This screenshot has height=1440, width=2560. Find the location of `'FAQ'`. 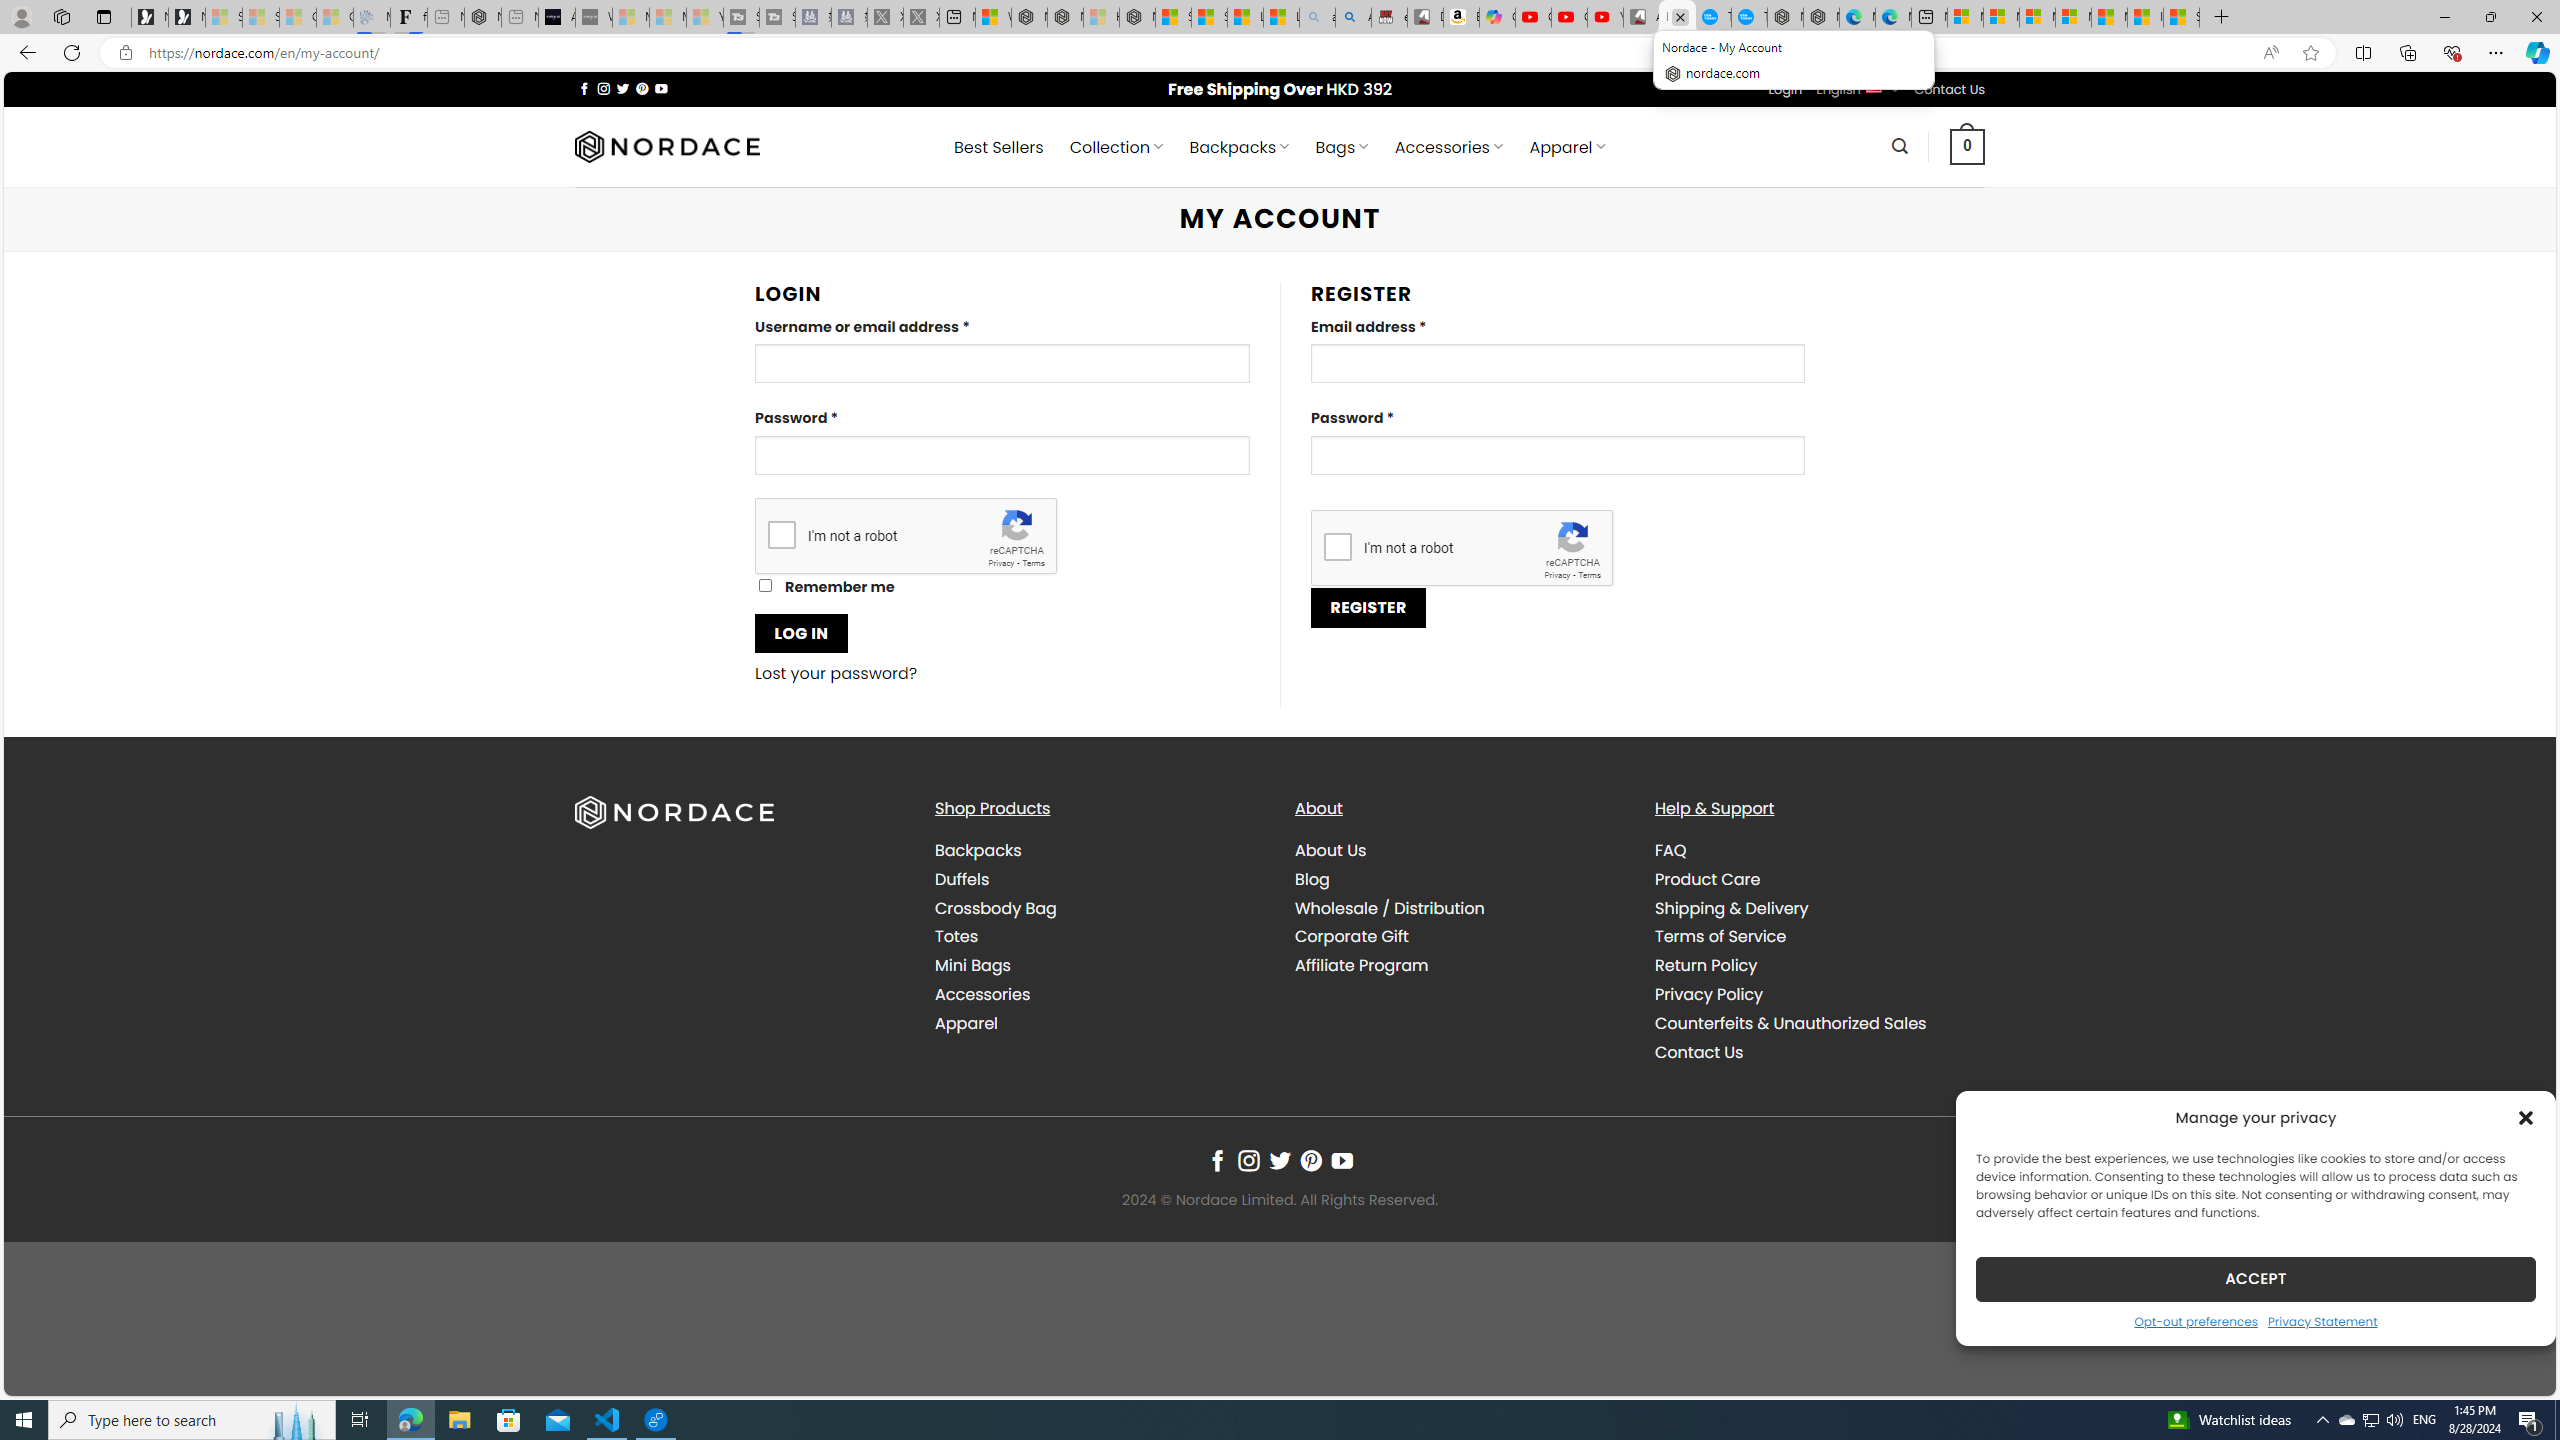

'FAQ' is located at coordinates (1670, 850).